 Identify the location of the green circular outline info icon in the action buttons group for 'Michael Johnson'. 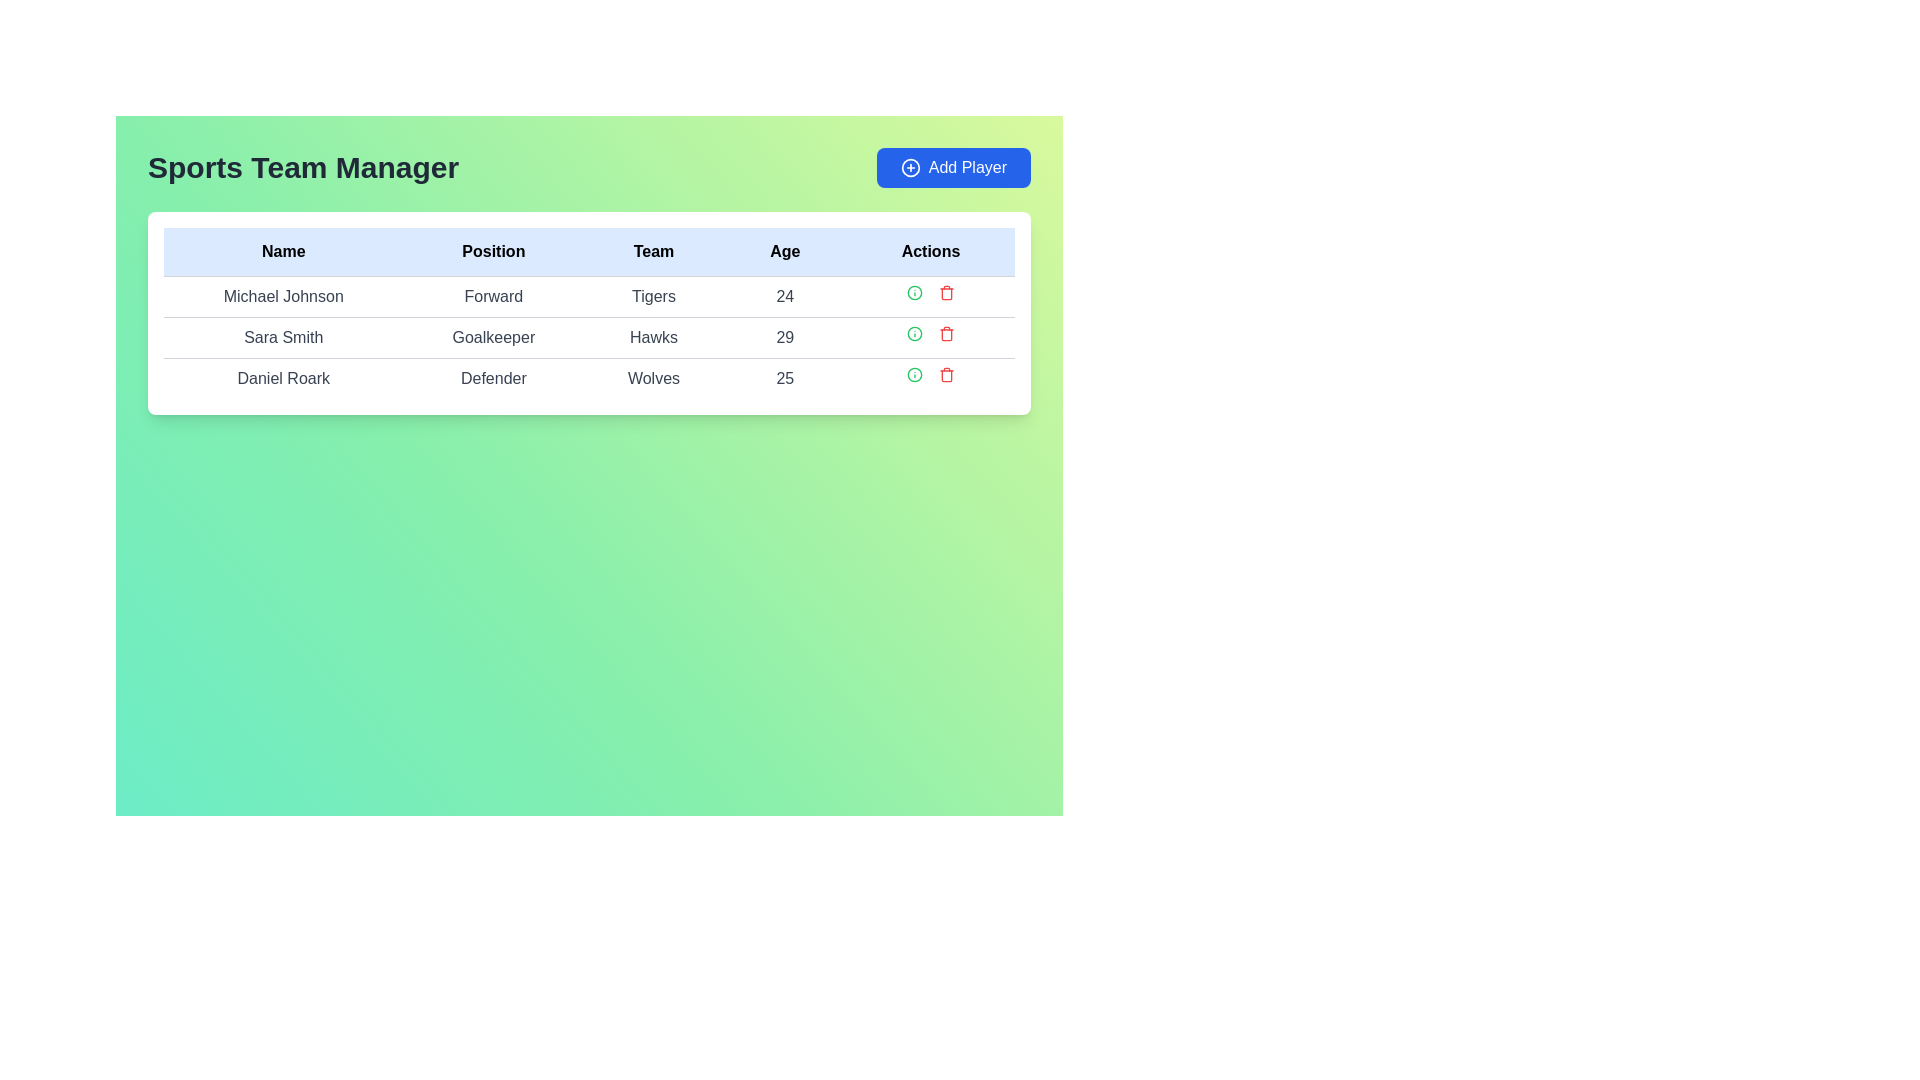
(930, 293).